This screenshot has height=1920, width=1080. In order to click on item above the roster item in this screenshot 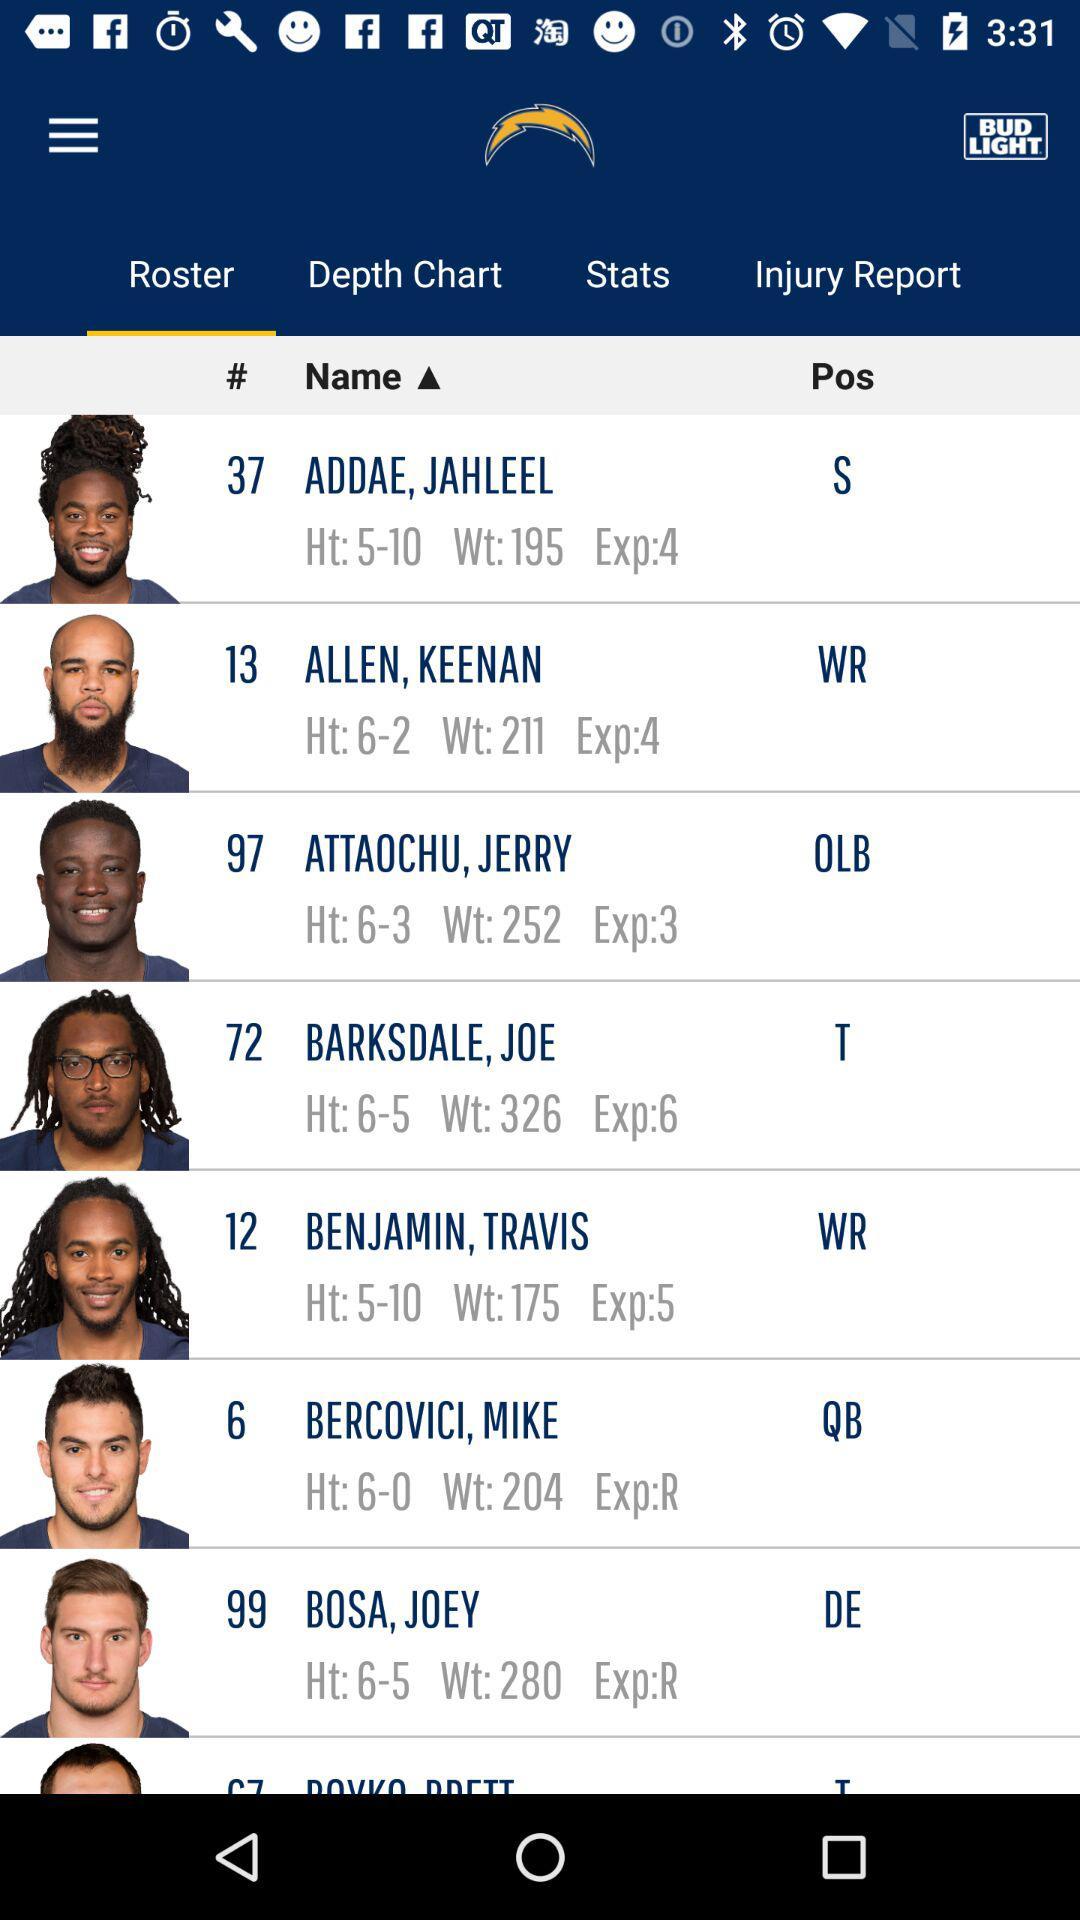, I will do `click(72, 135)`.